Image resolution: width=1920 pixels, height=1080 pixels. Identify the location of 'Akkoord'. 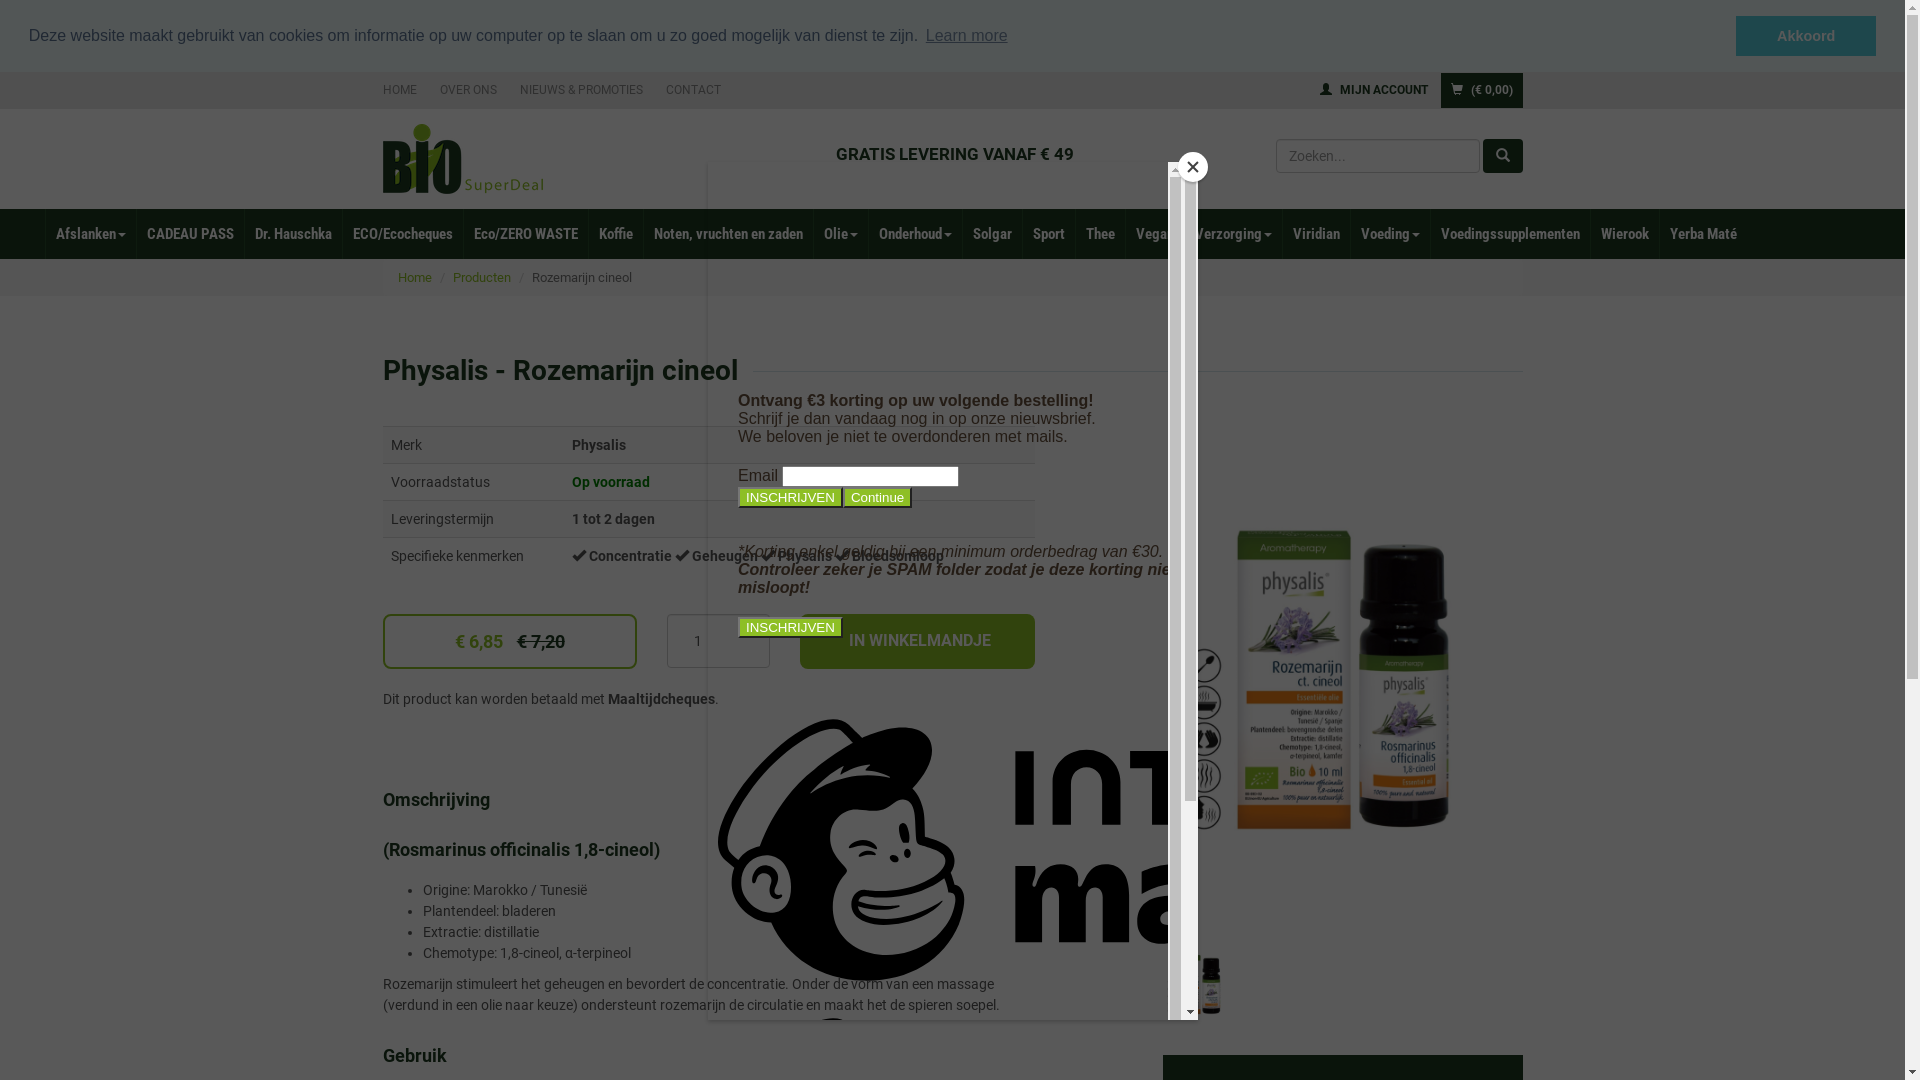
(1735, 35).